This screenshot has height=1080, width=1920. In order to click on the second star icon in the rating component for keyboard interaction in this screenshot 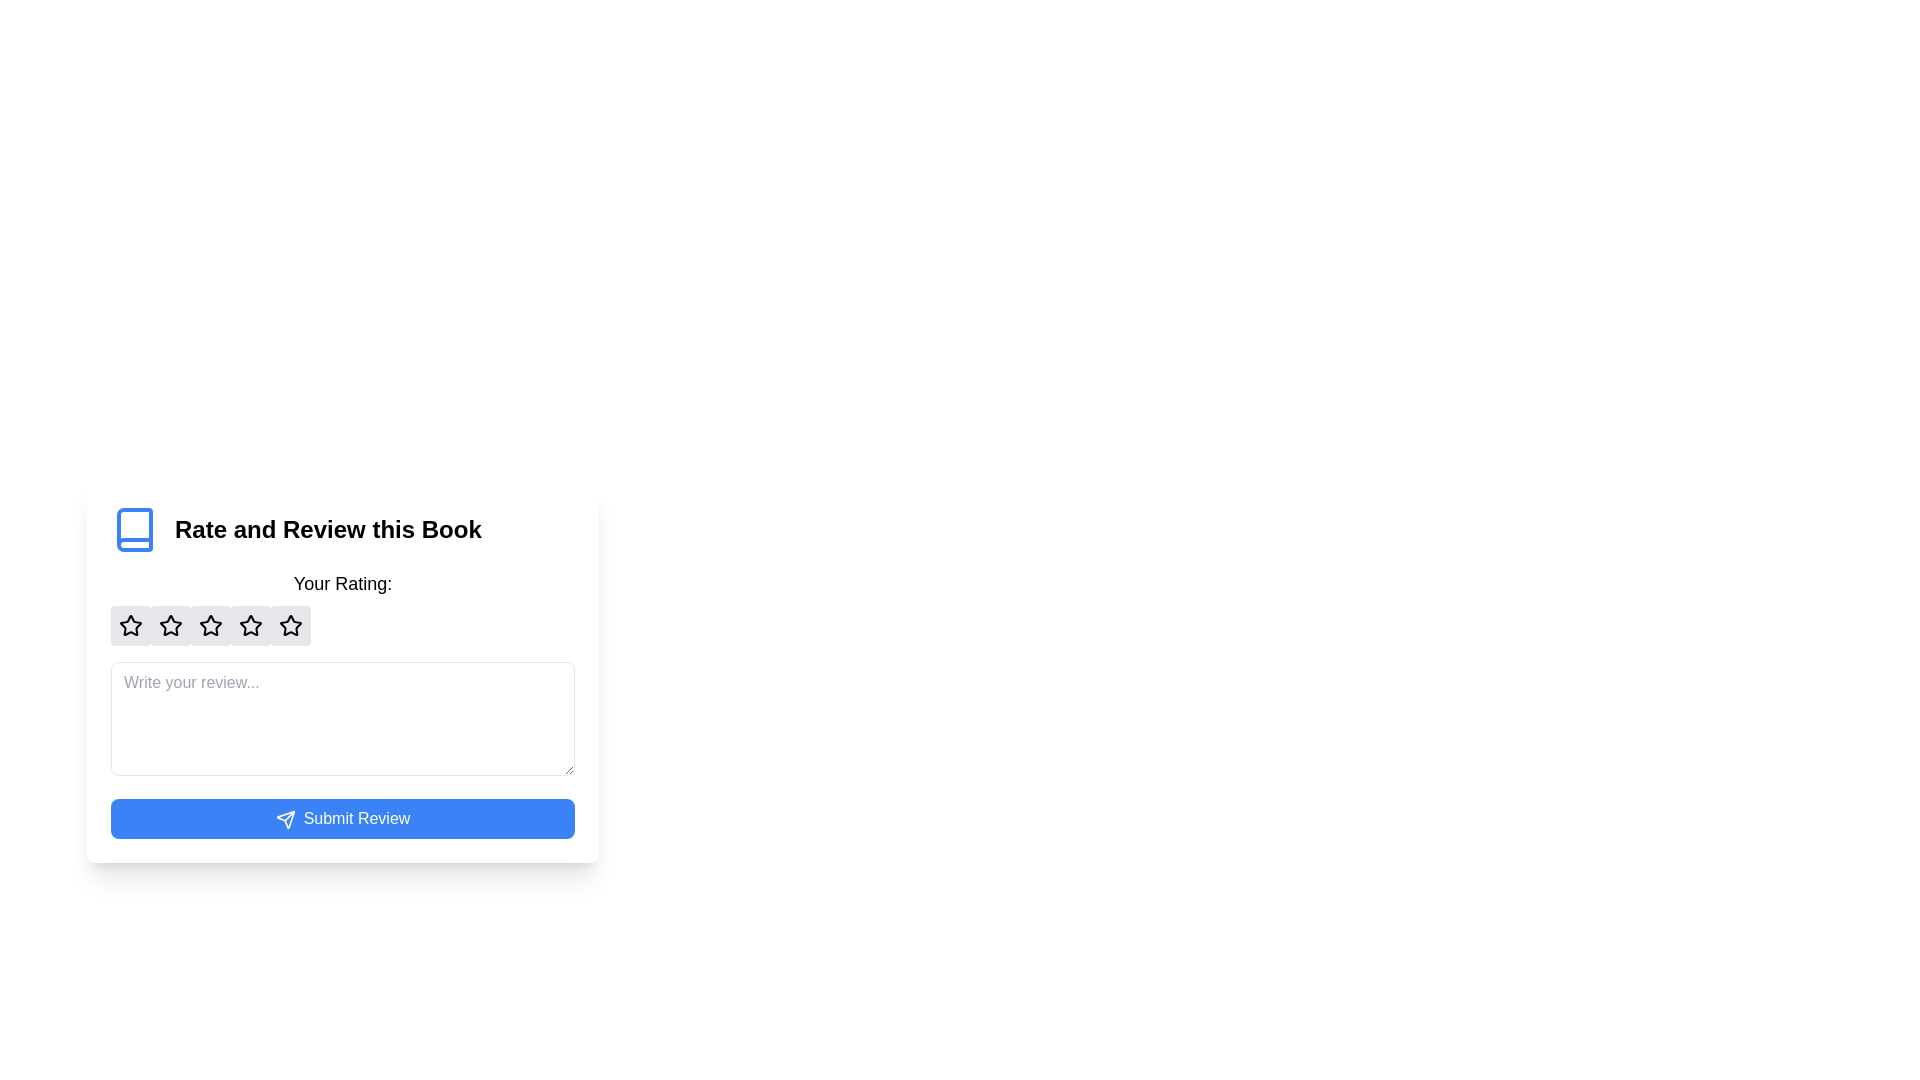, I will do `click(249, 624)`.